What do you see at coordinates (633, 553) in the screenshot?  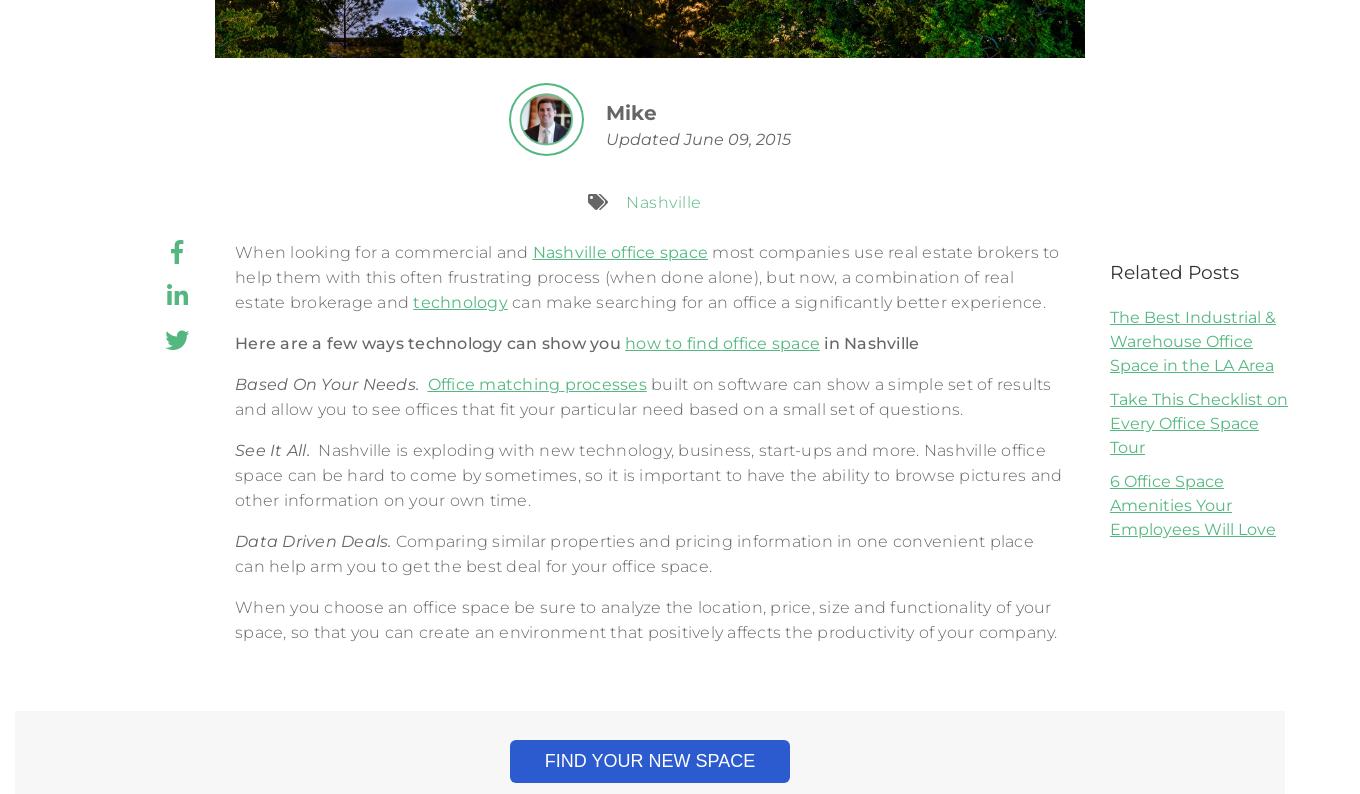 I see `'Comparing similar properties and pricing information in one convenient place can help arm you to get the best deal for your office space.'` at bounding box center [633, 553].